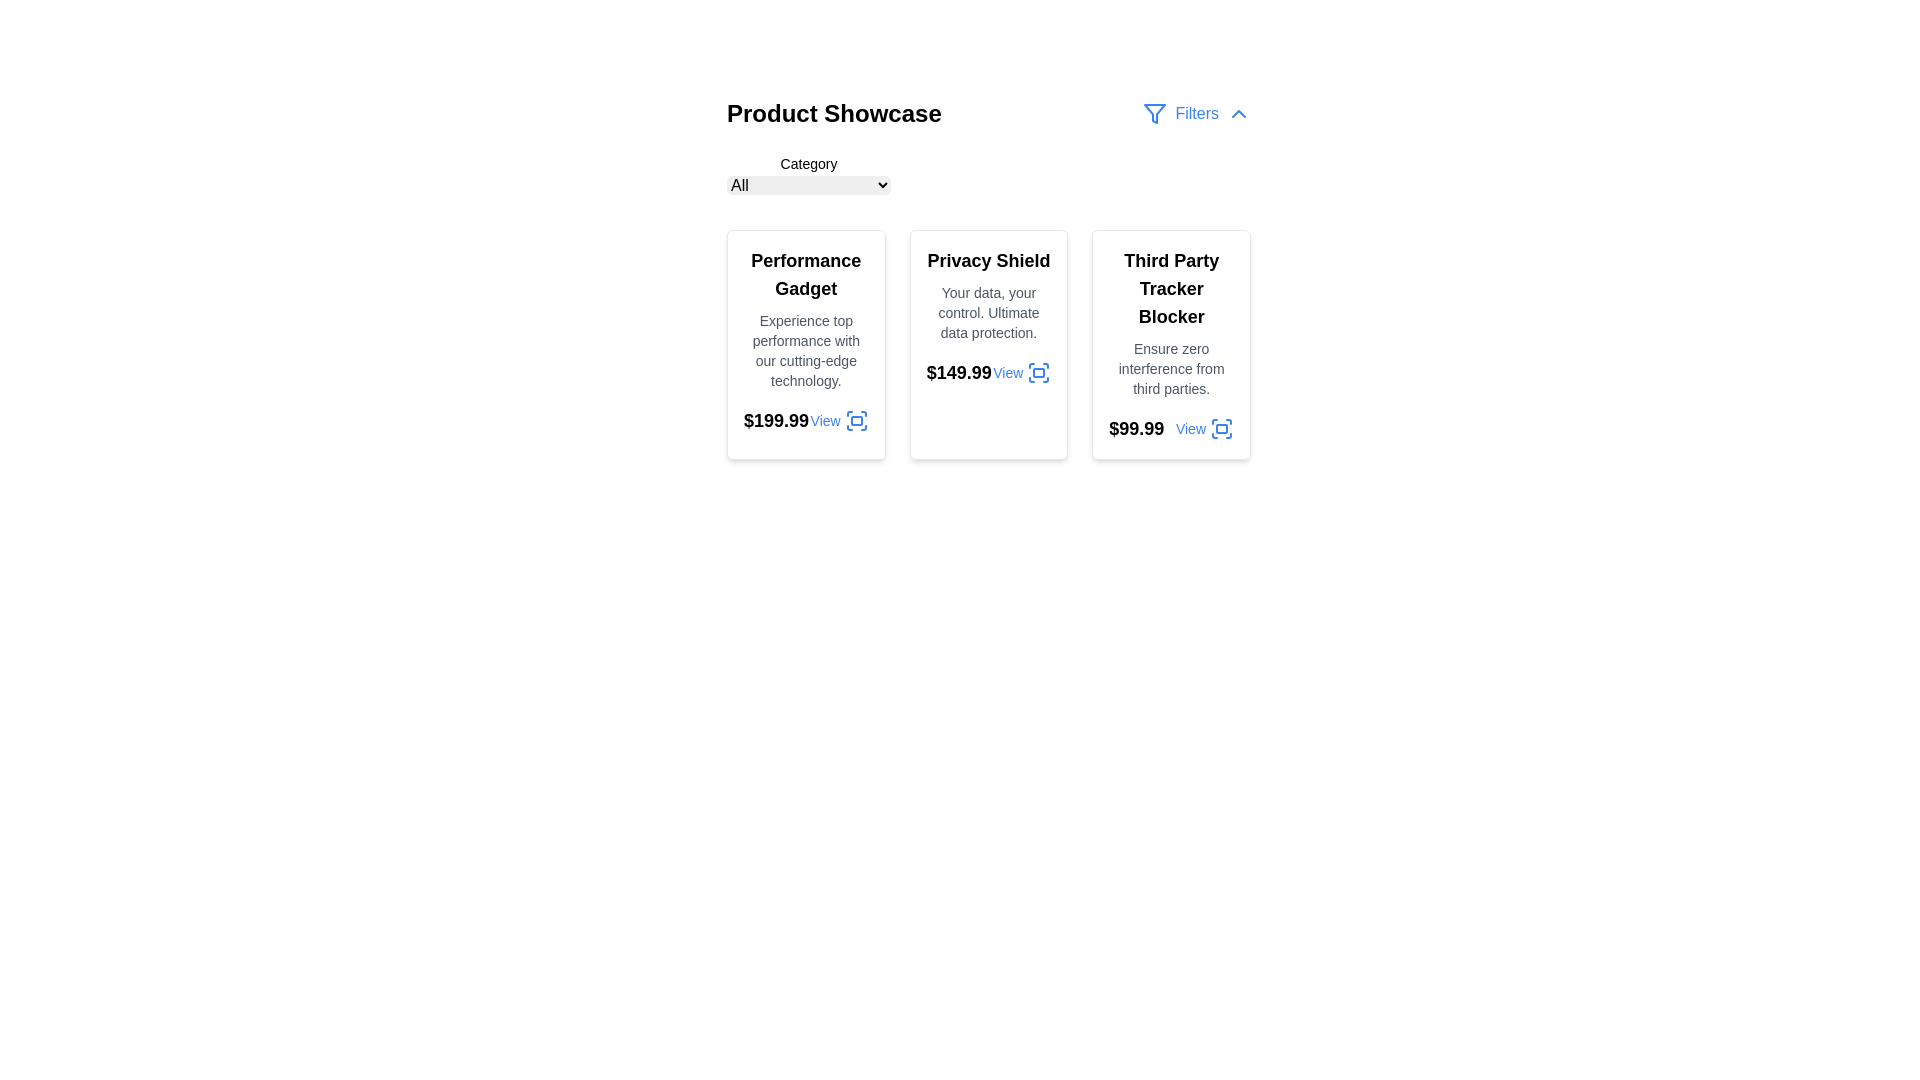 The height and width of the screenshot is (1080, 1920). Describe the element at coordinates (988, 260) in the screenshot. I see `the Text label that serves as the title of the product or feature in the second card from the left` at that location.